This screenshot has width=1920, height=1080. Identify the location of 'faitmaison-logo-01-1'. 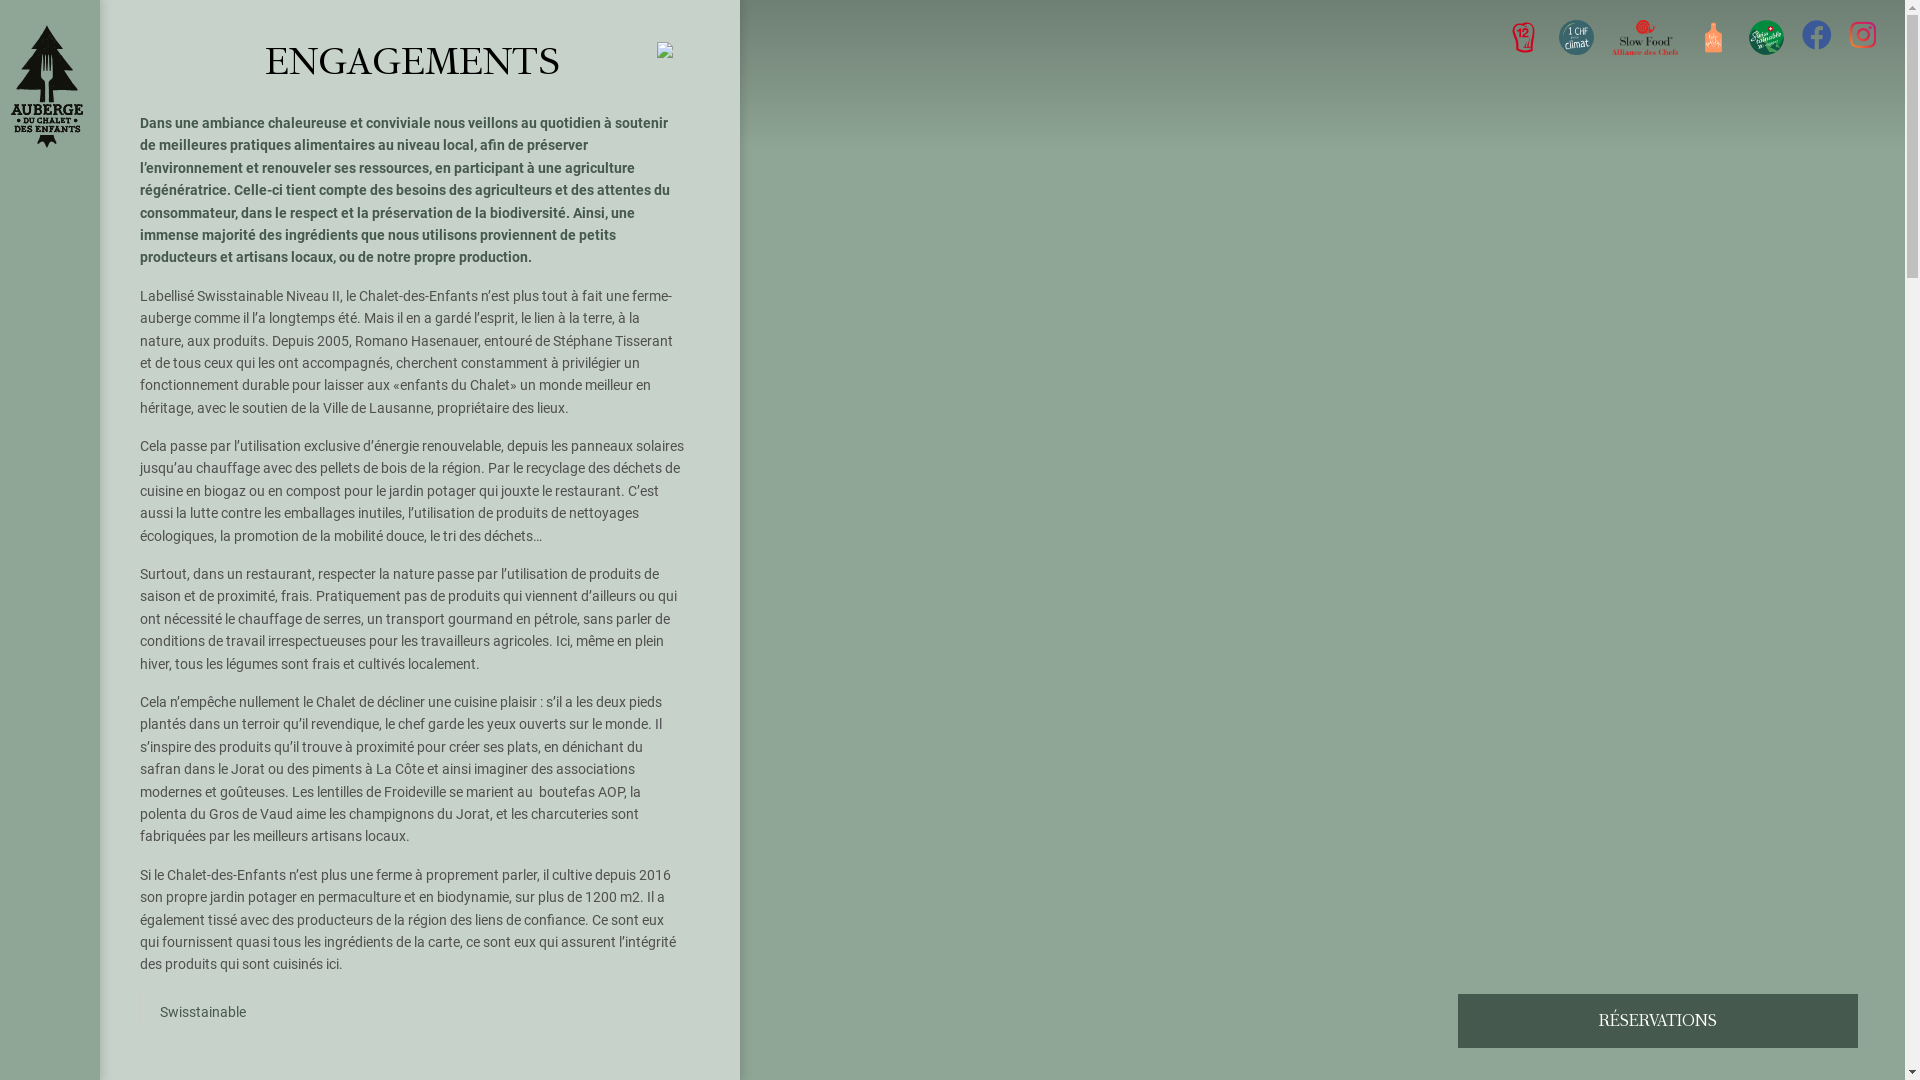
(1712, 37).